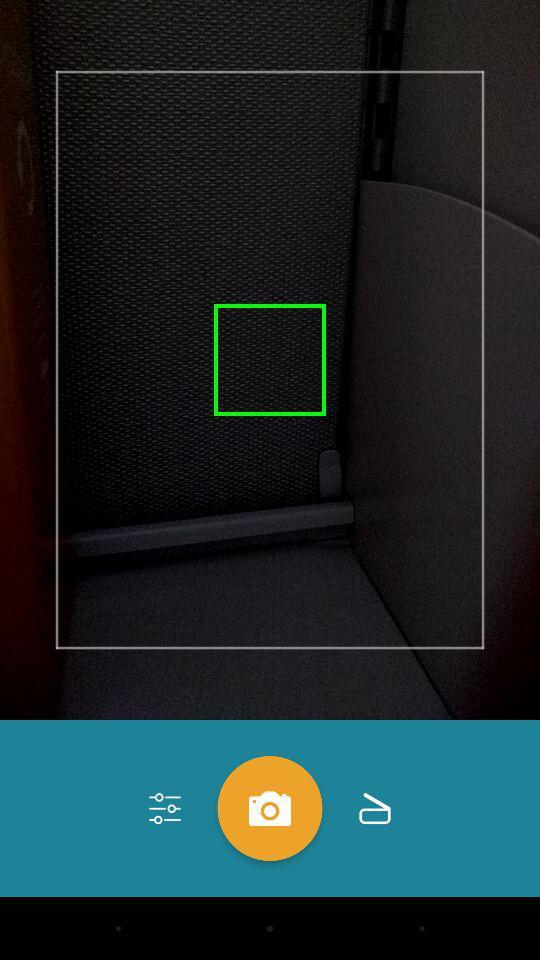 Image resolution: width=540 pixels, height=960 pixels. Describe the element at coordinates (374, 808) in the screenshot. I see `the folder icon` at that location.